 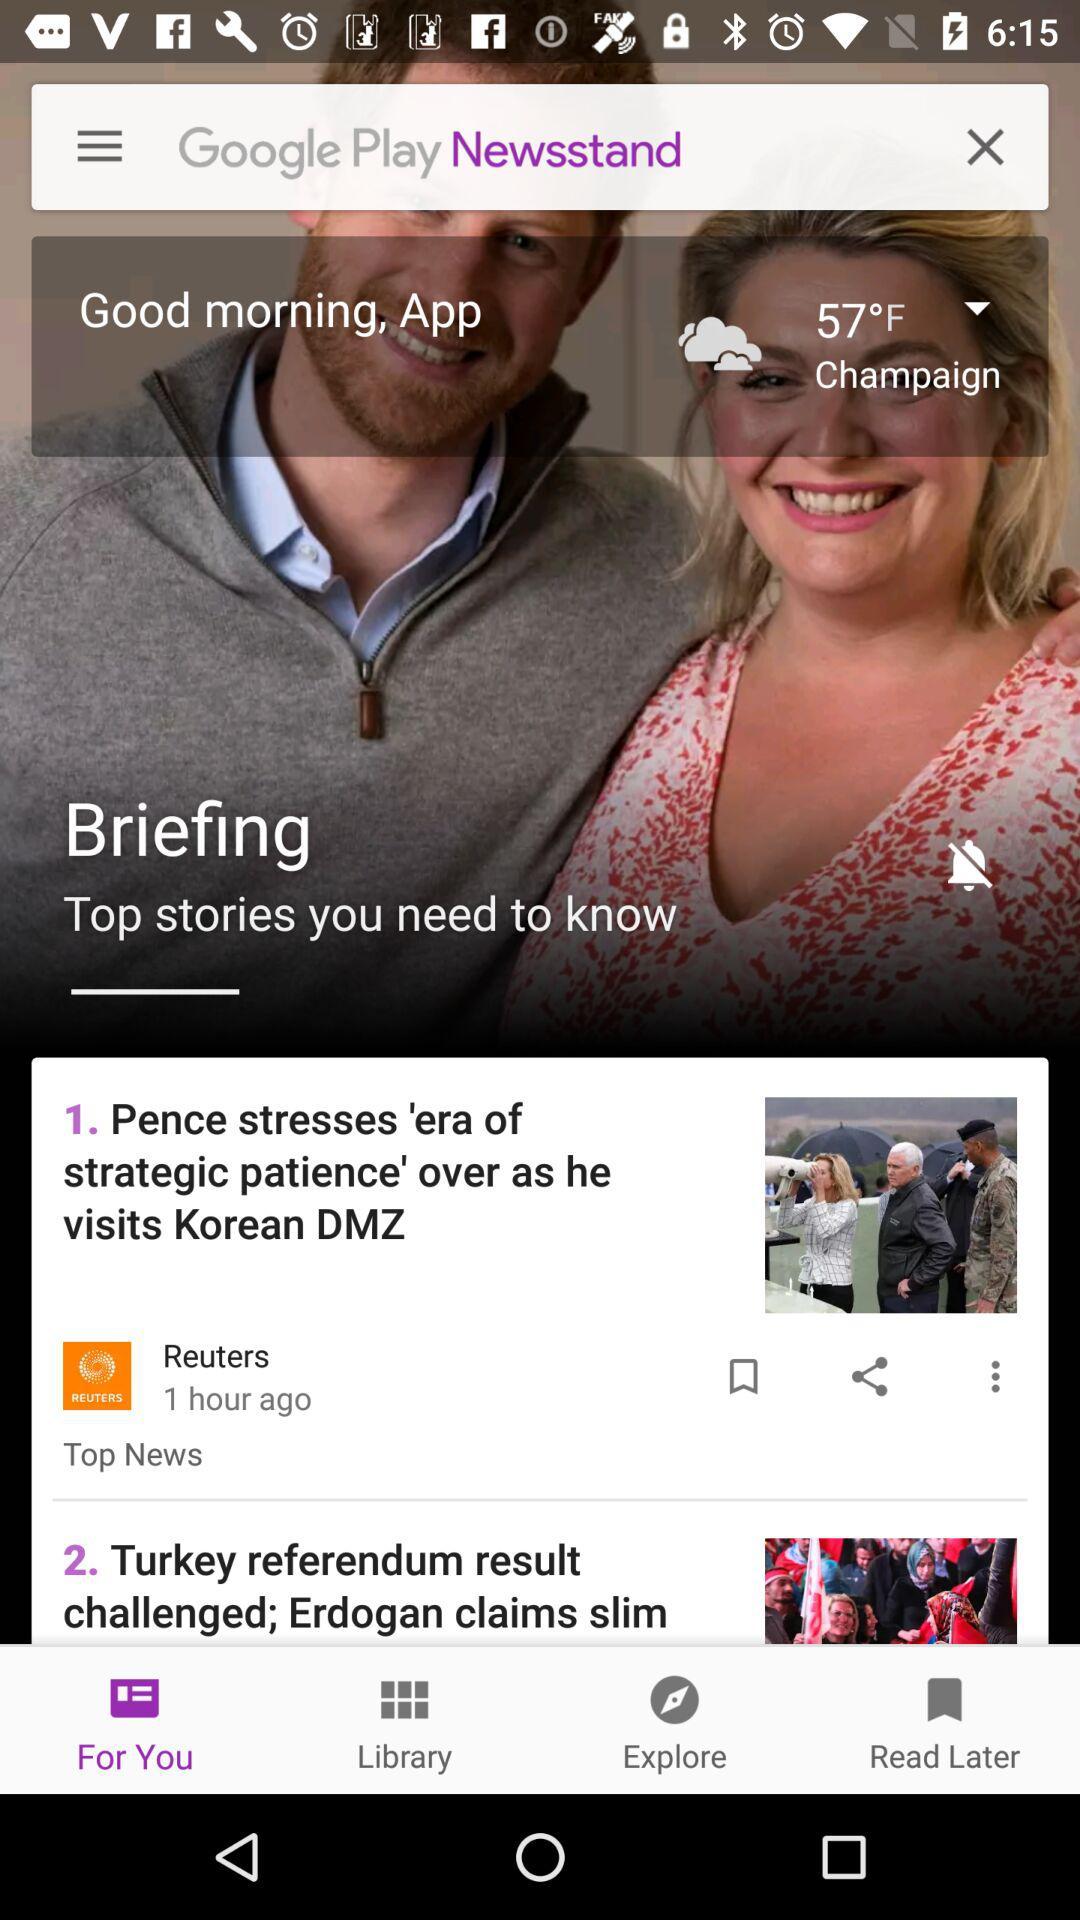 What do you see at coordinates (743, 1375) in the screenshot?
I see `the icon above 2 turkey referendum icon` at bounding box center [743, 1375].